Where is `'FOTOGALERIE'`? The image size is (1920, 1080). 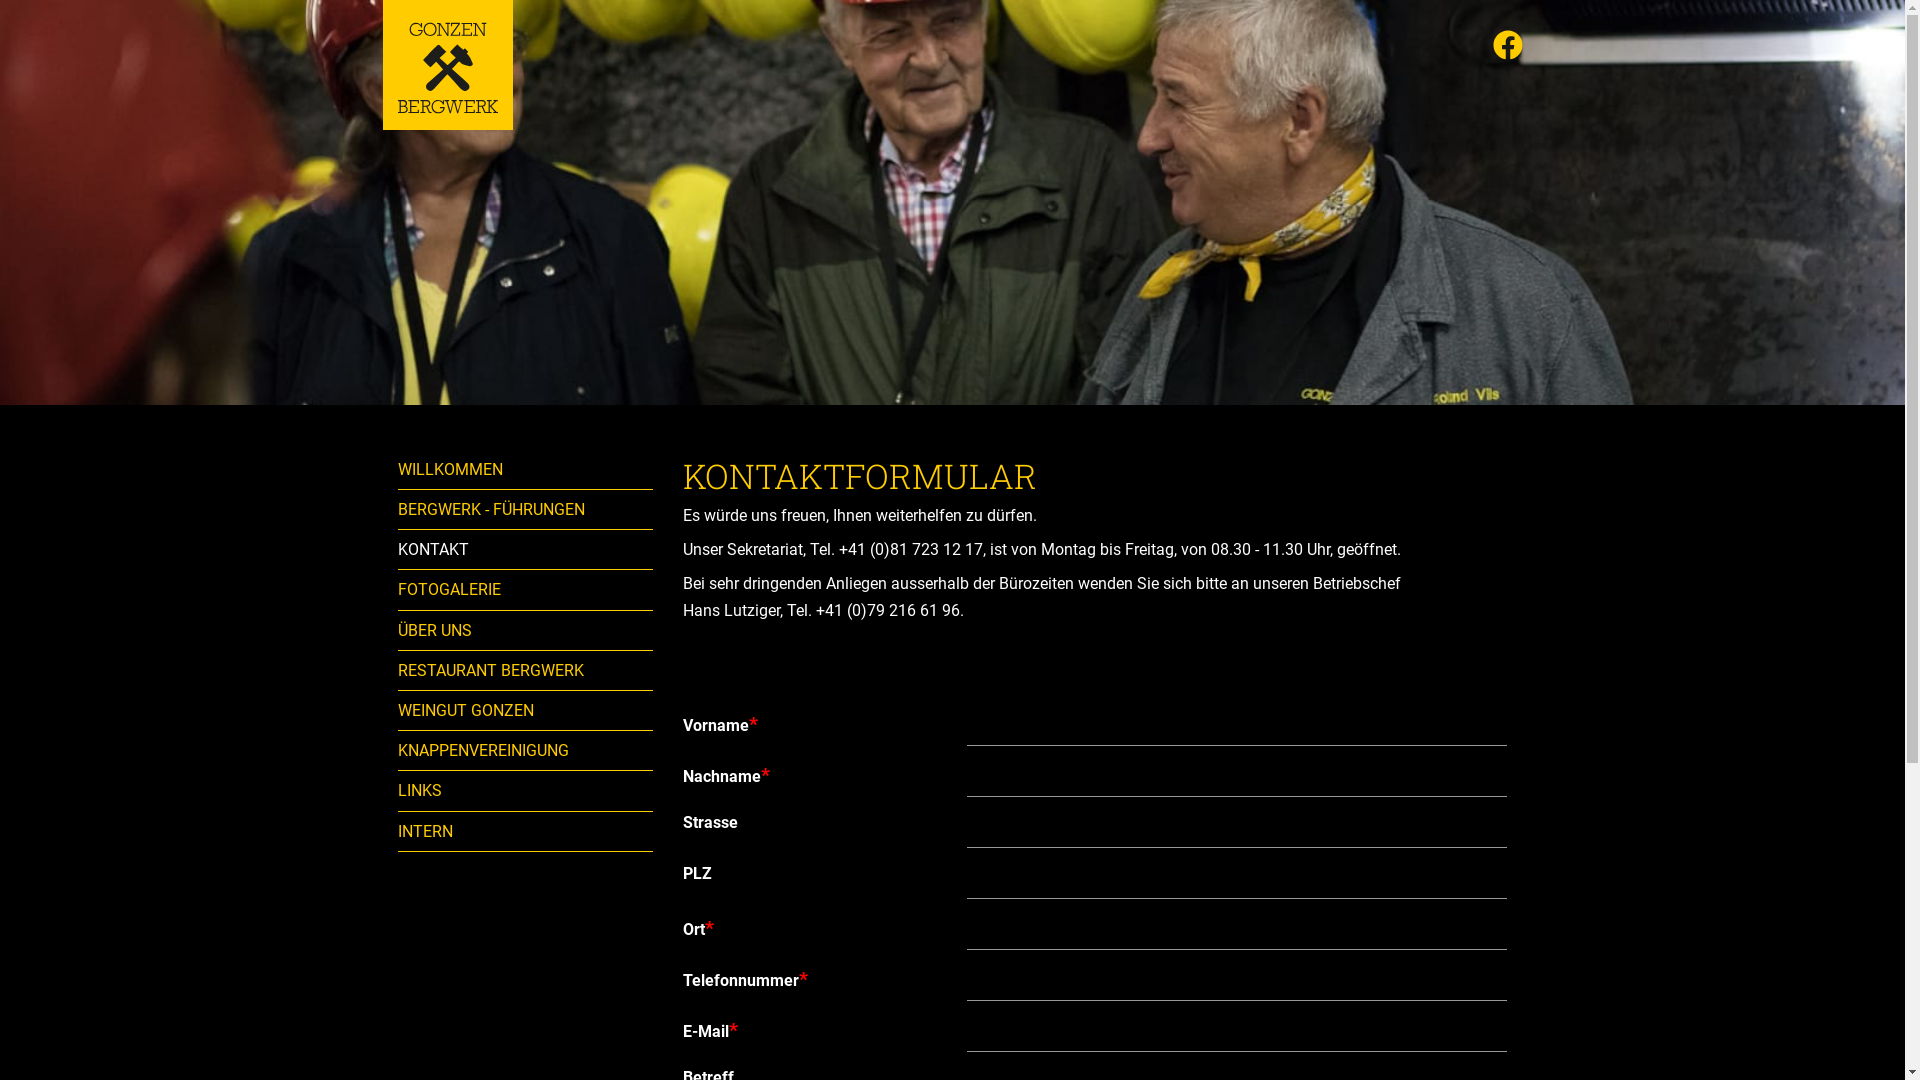 'FOTOGALERIE' is located at coordinates (525, 588).